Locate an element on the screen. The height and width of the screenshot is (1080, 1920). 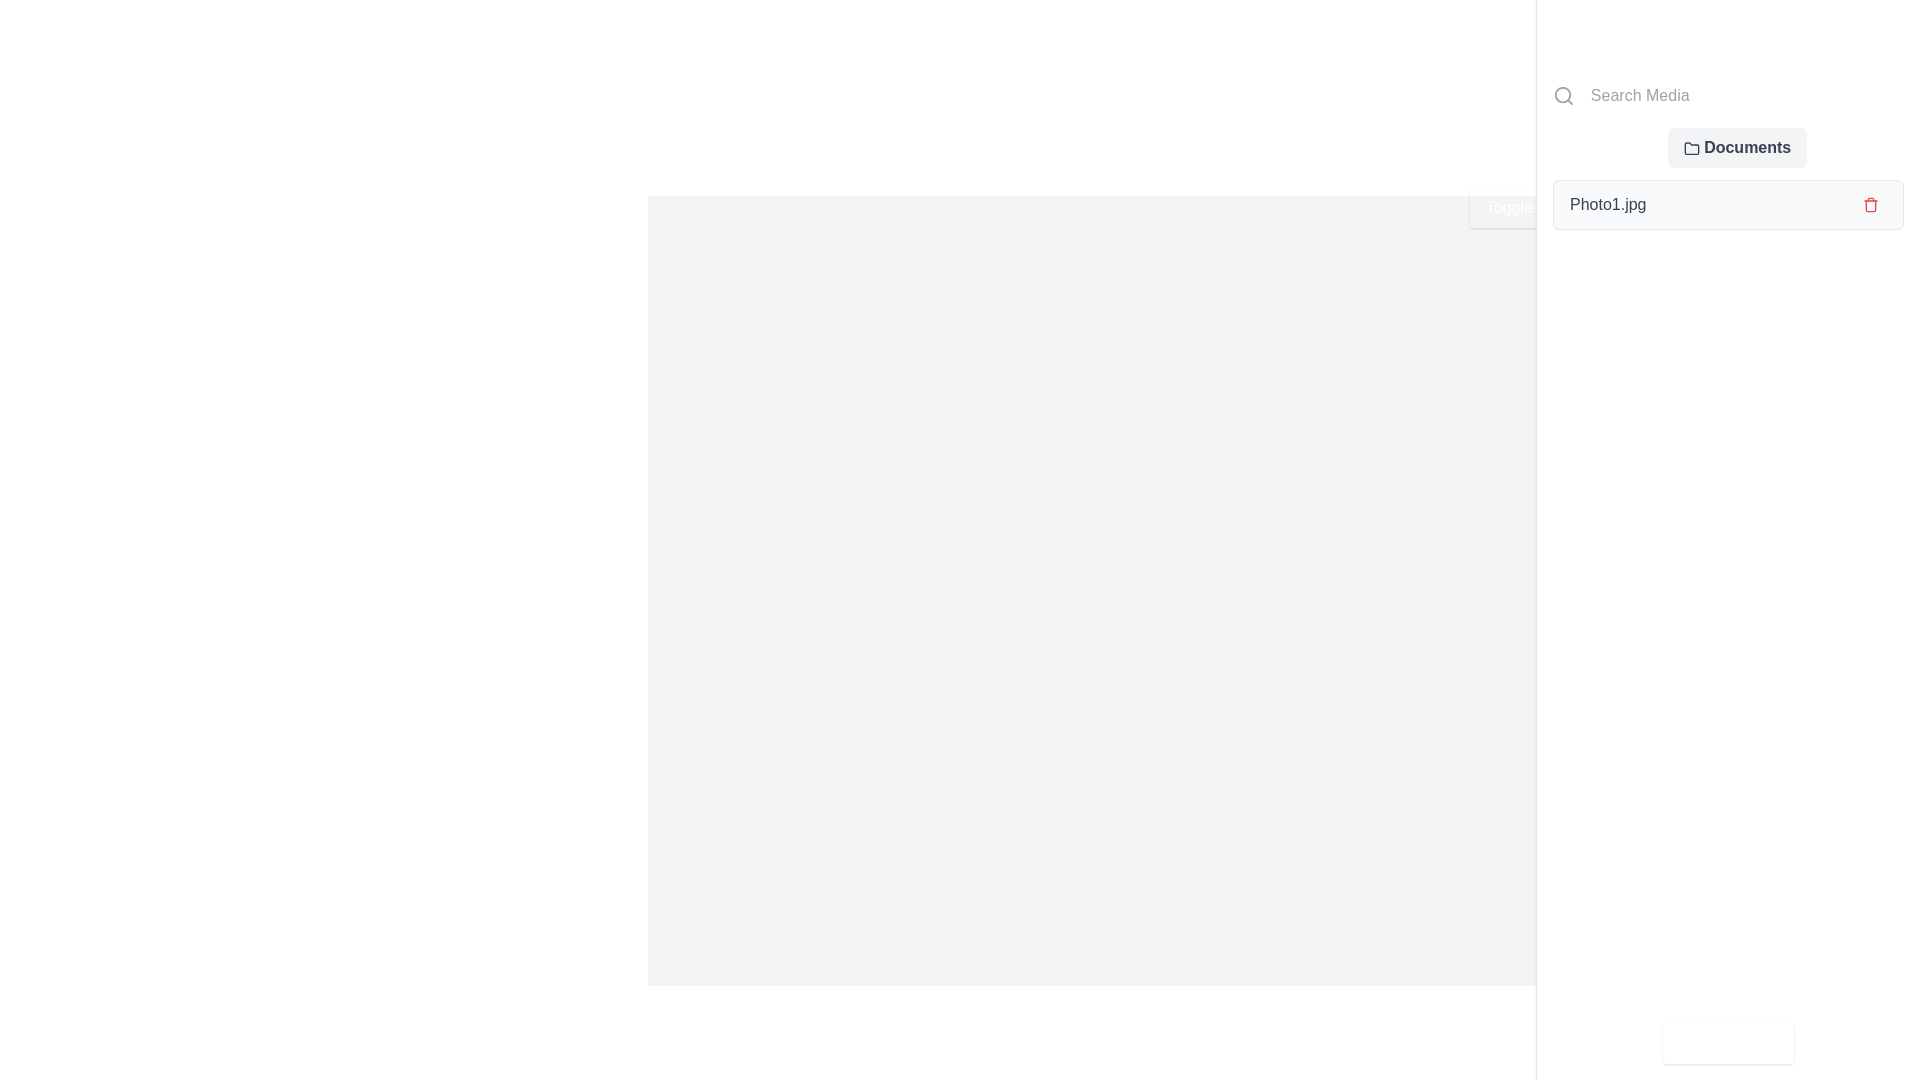
the red trash can icon located to the far right of the filename display 'Photo1.jpg' is located at coordinates (1870, 204).